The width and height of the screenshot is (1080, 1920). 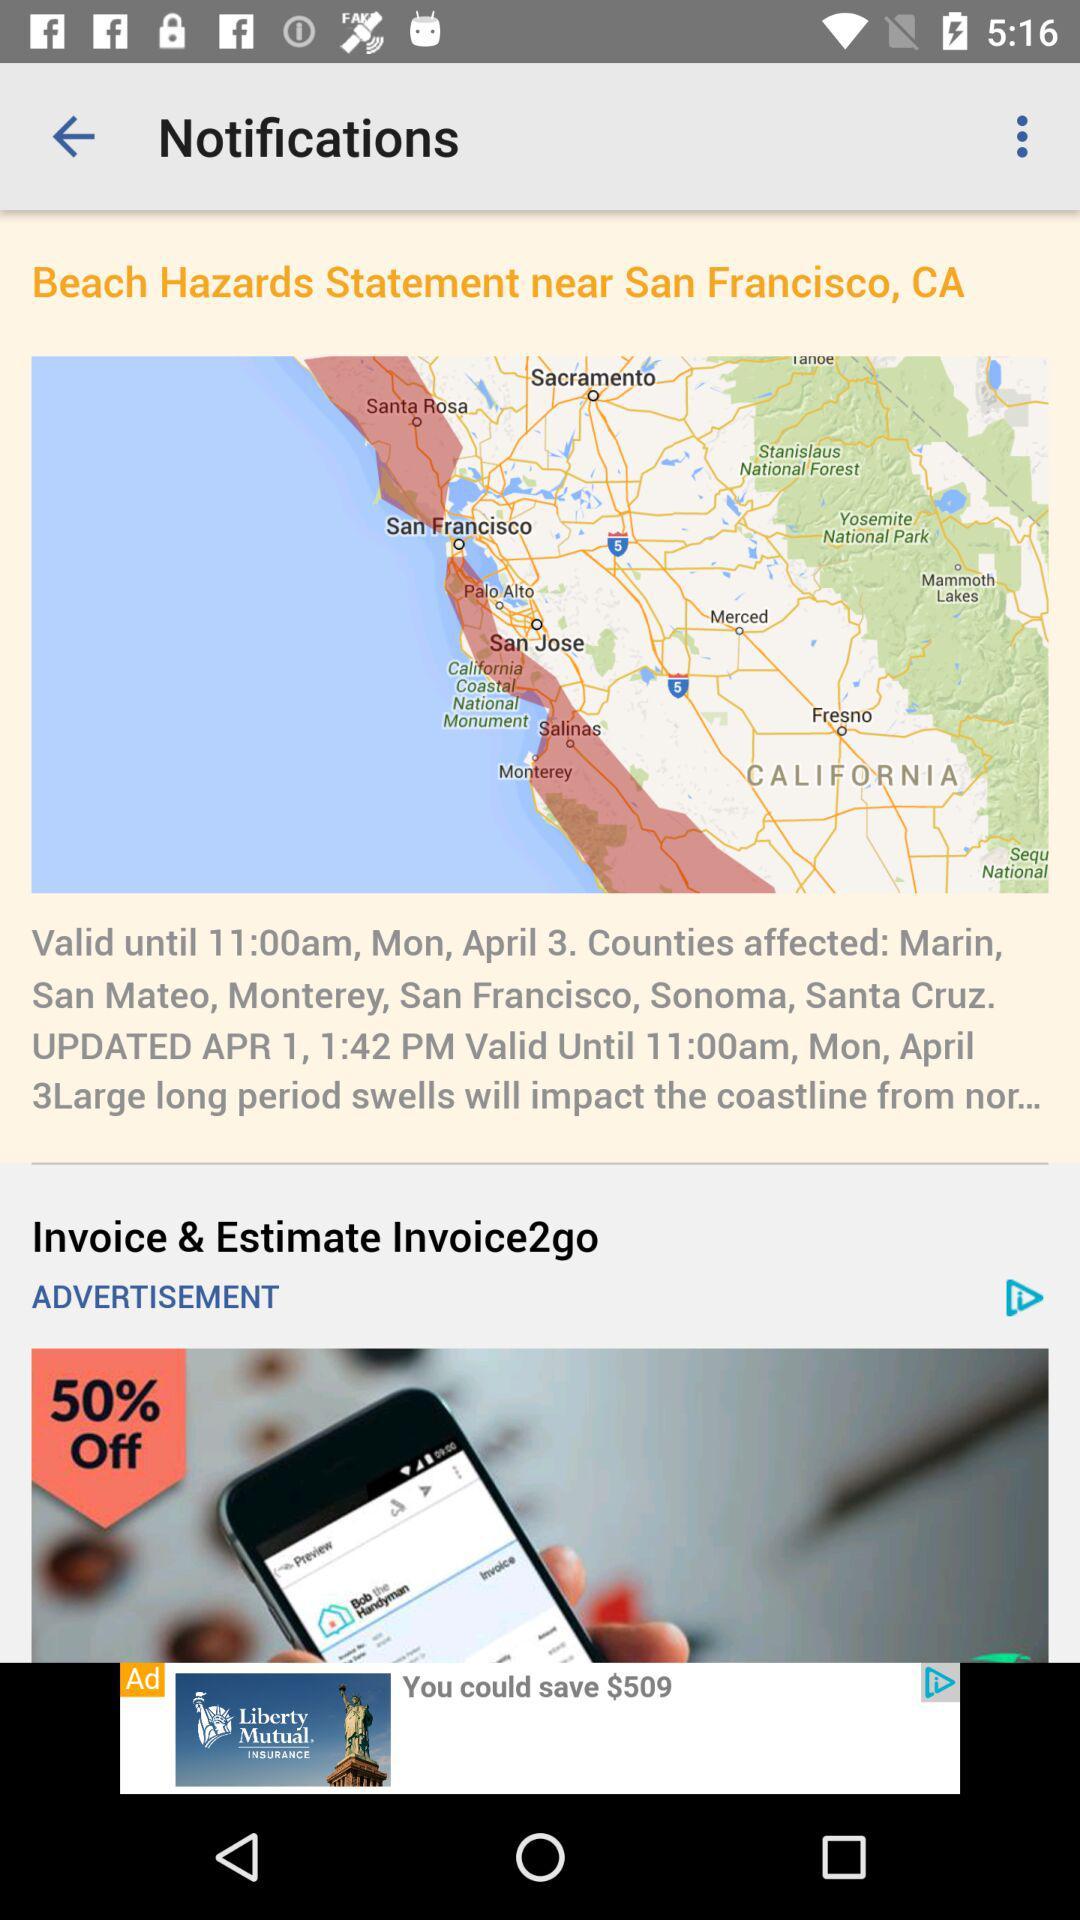 What do you see at coordinates (540, 1727) in the screenshot?
I see `open advertisement` at bounding box center [540, 1727].